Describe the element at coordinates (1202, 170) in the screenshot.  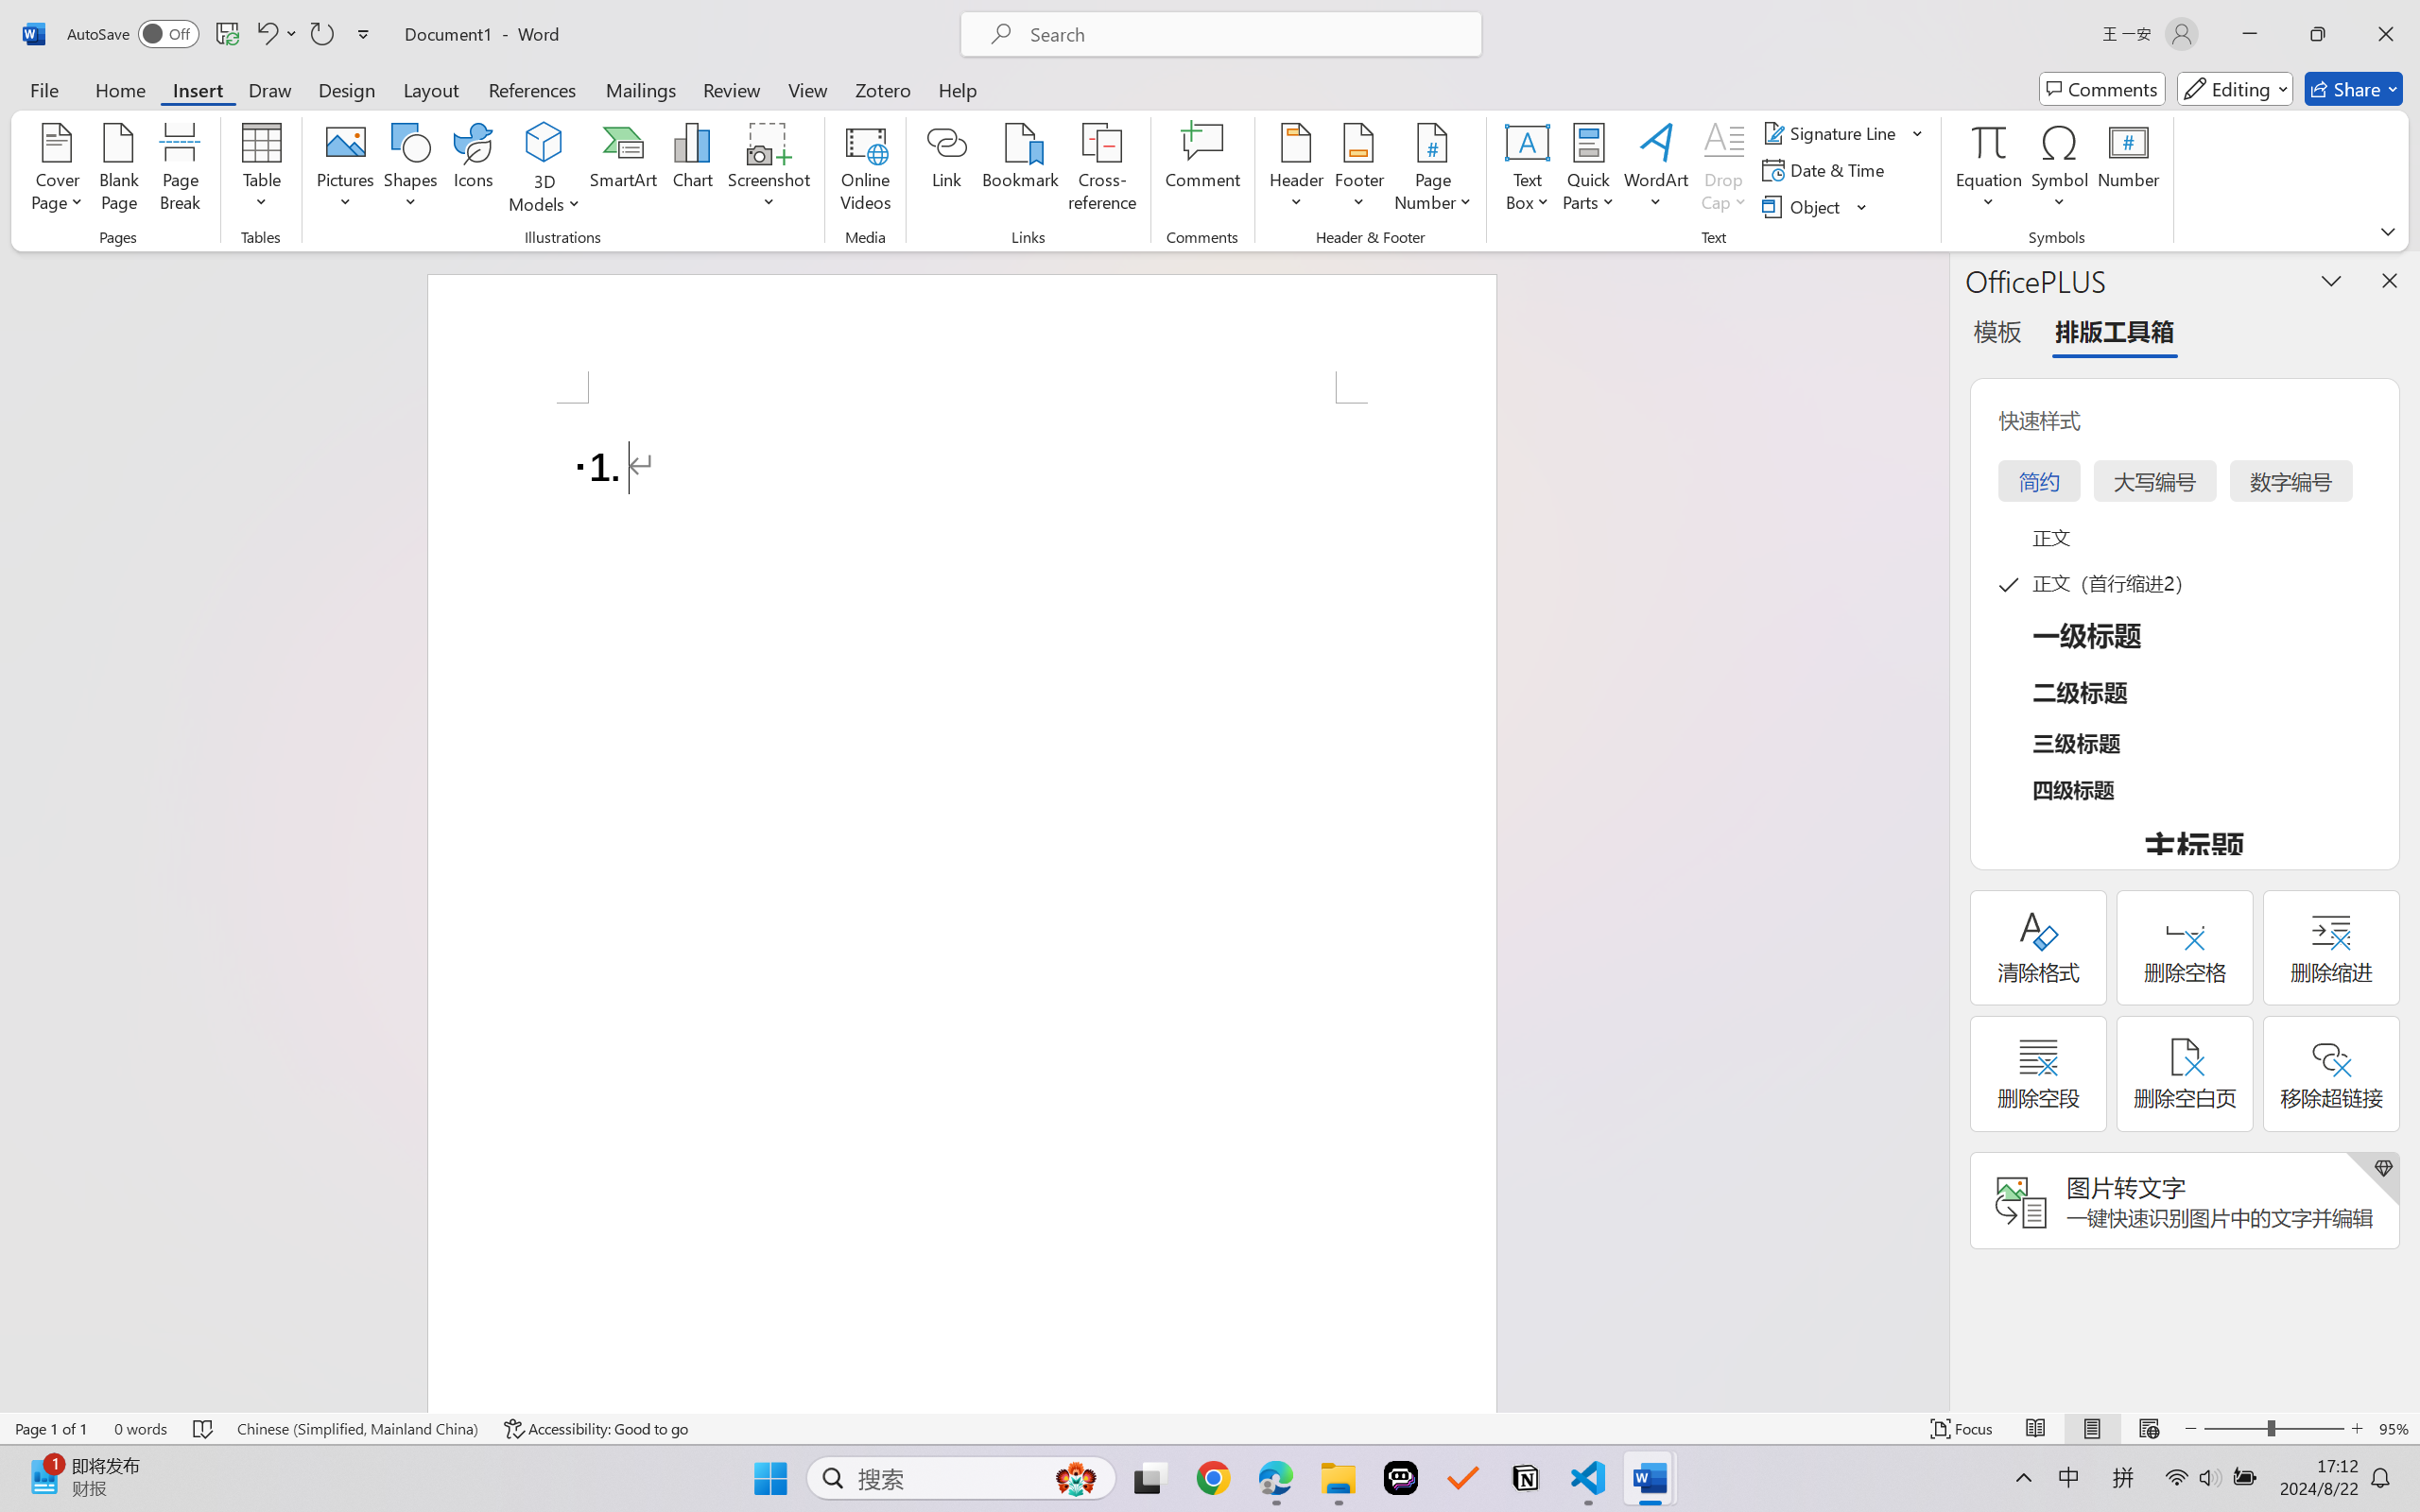
I see `'Comment'` at that location.